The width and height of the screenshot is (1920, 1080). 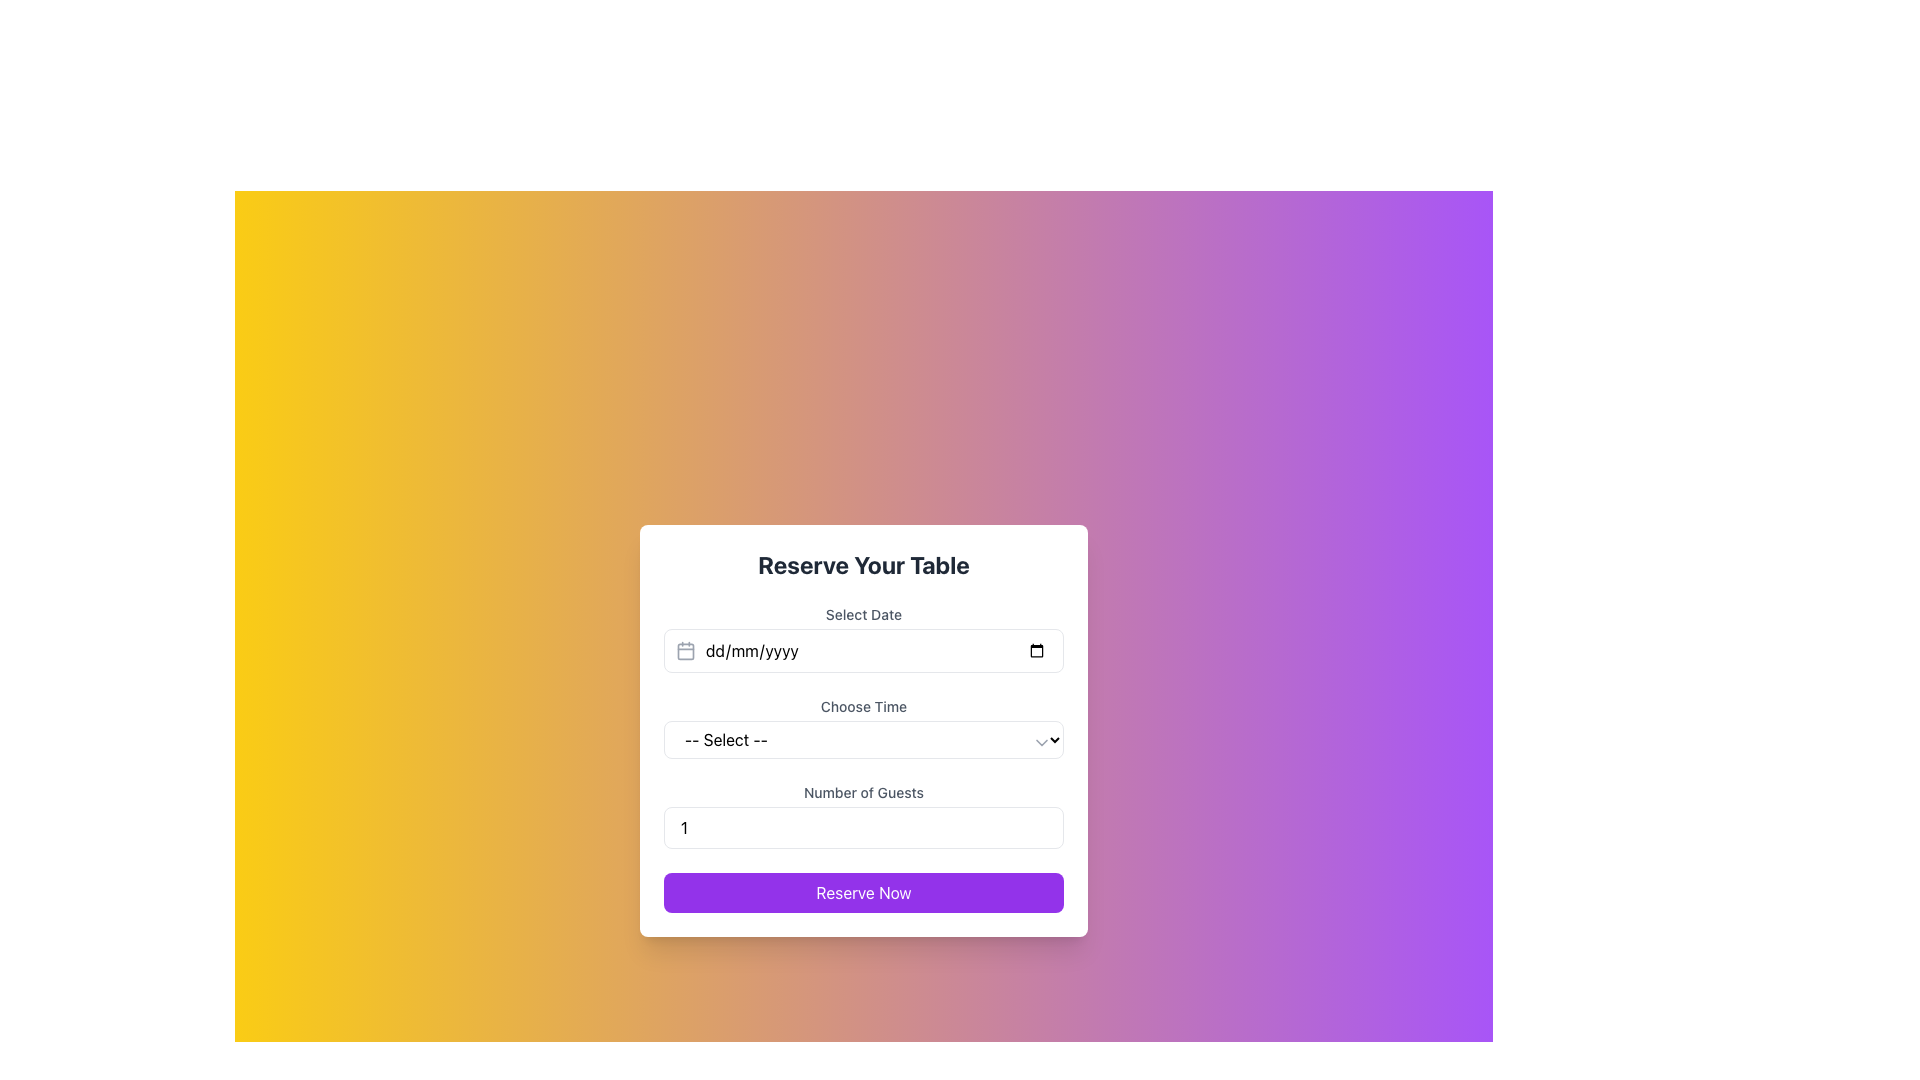 What do you see at coordinates (686, 651) in the screenshot?
I see `the SVG rectangle that represents the body of the calendar icon, located to the left of the 'dd/mm/yyyy' placeholder in the 'Select Date' input field of the 'Reserve Your Table' form` at bounding box center [686, 651].